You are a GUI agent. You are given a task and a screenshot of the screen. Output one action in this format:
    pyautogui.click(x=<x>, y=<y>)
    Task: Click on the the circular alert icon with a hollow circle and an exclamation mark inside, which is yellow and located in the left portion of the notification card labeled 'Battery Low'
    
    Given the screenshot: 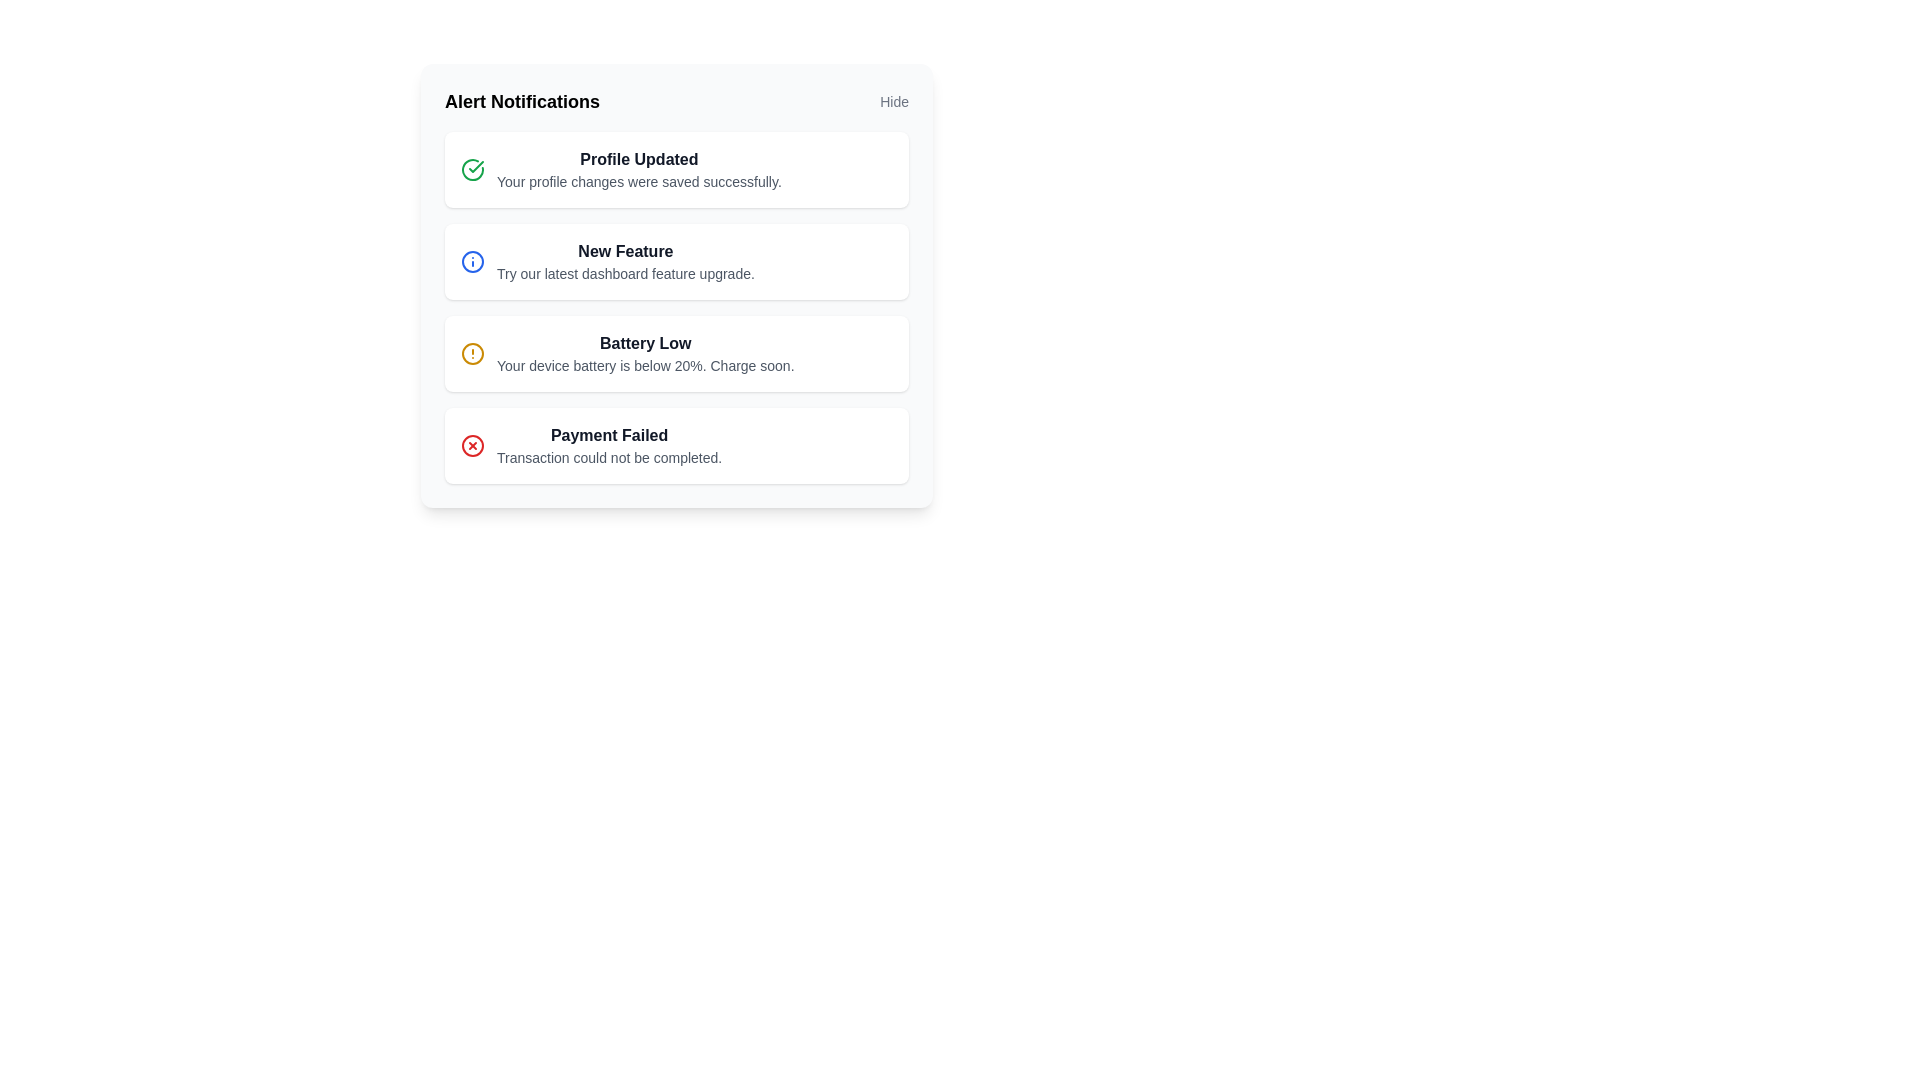 What is the action you would take?
    pyautogui.click(x=472, y=353)
    